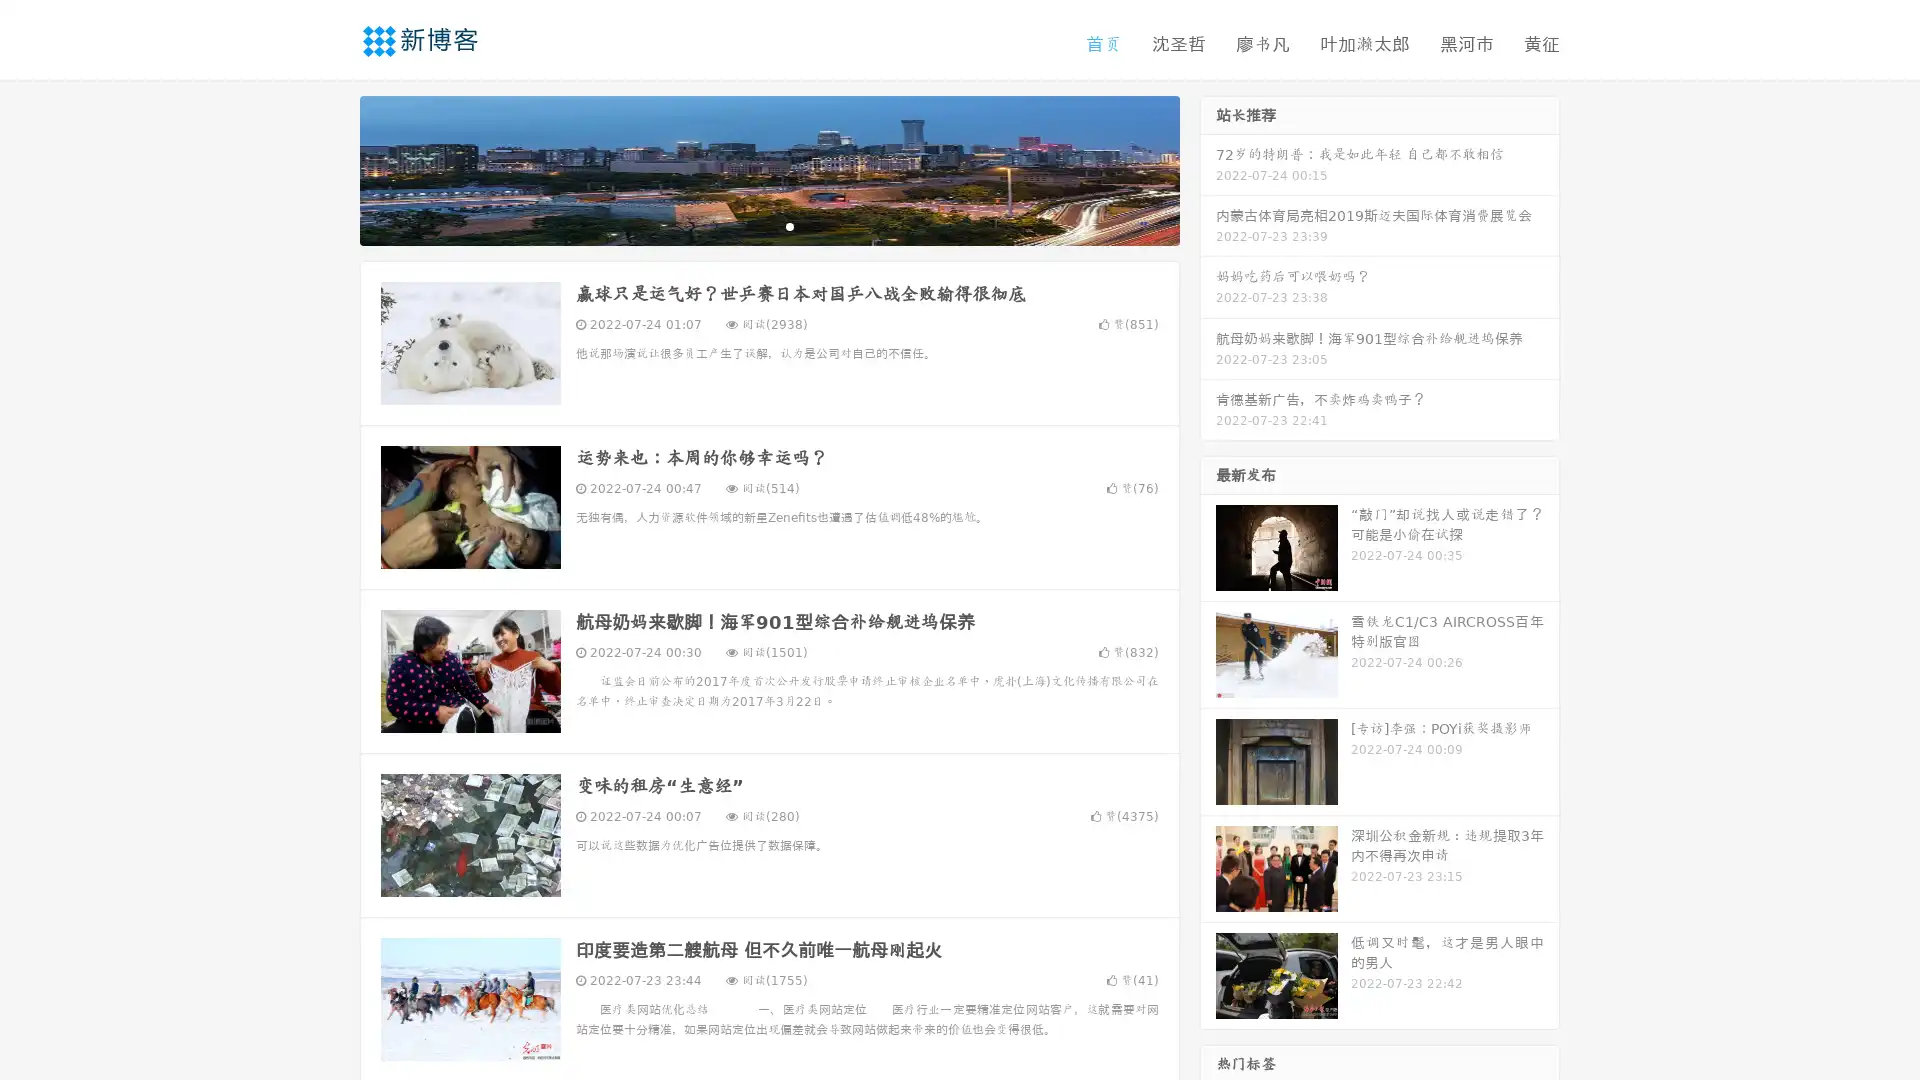  Describe the element at coordinates (768, 225) in the screenshot. I see `Go to slide 2` at that location.